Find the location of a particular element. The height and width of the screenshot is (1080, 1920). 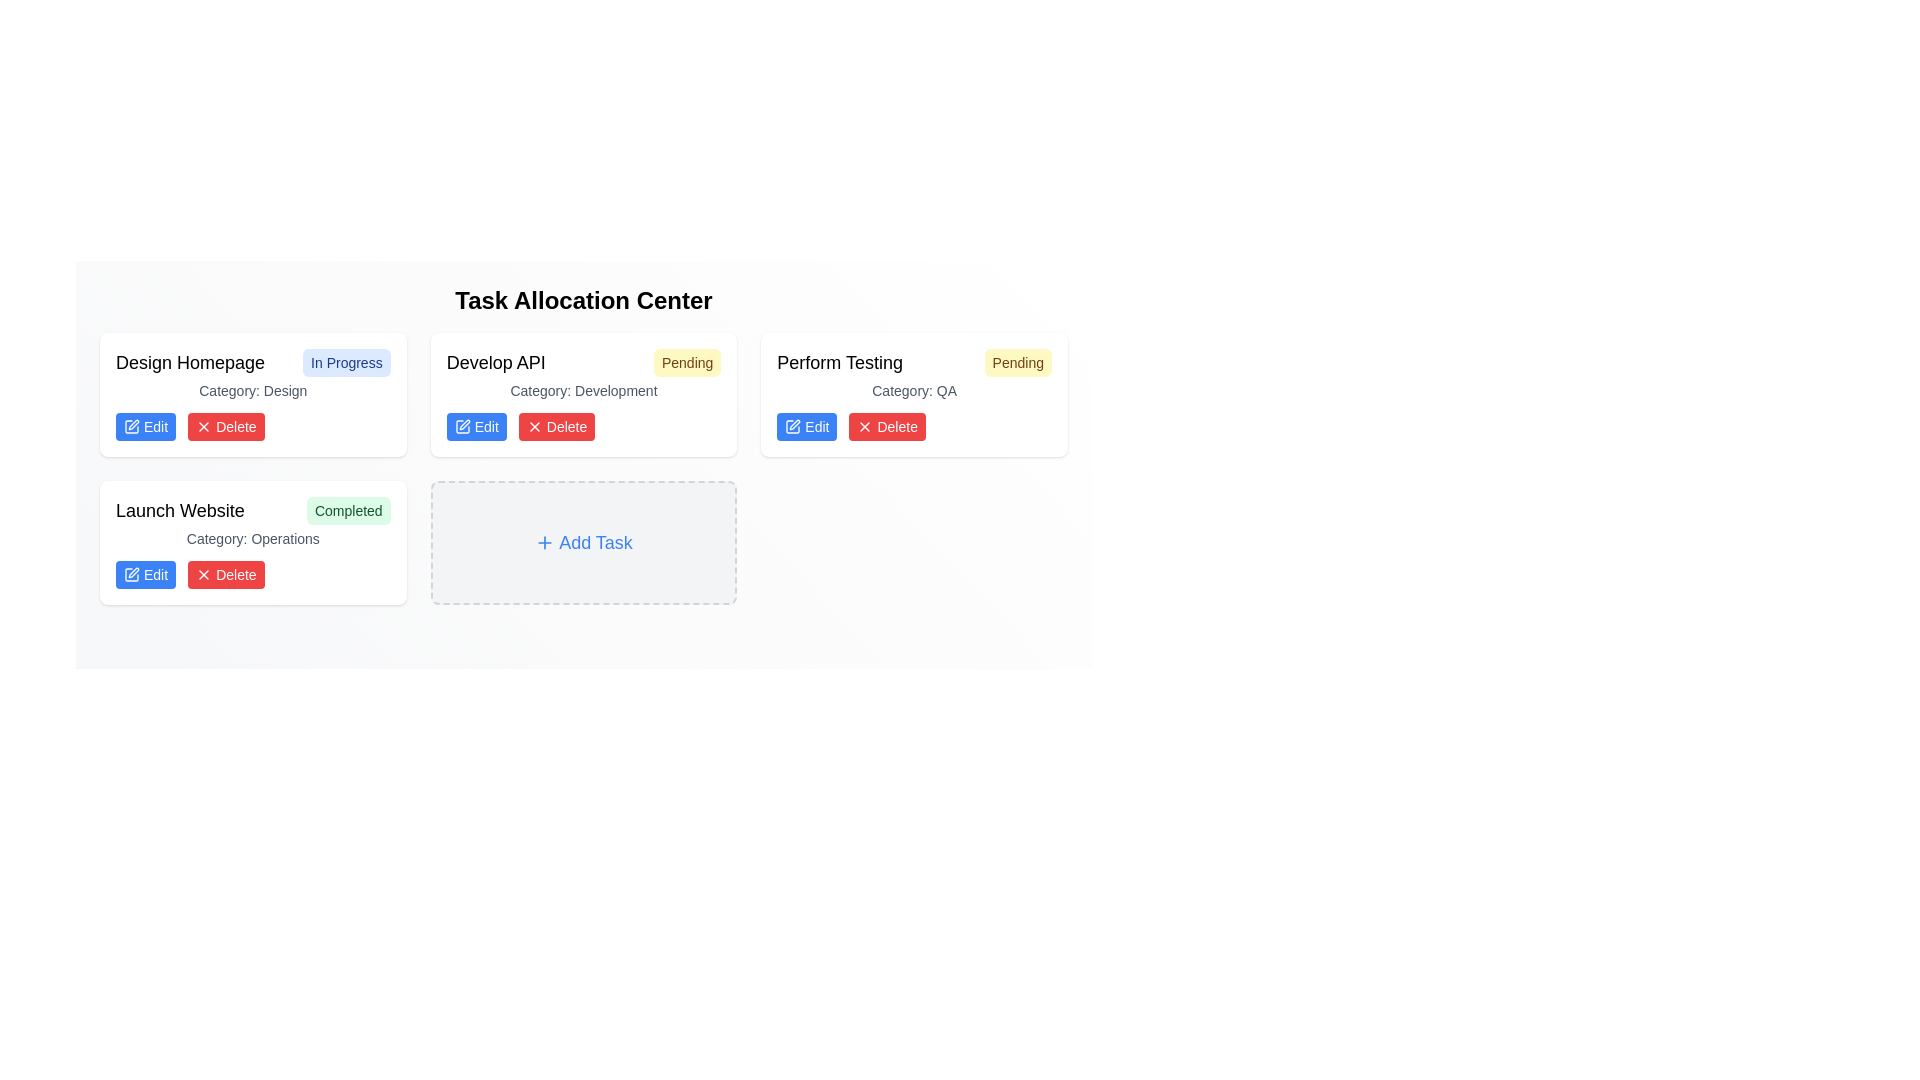

the 'X' icon within the 'Delete' button located under the task labeled 'Develop API' in the task dashboard layout to potentially view a tooltip or visual effect is located at coordinates (865, 426).